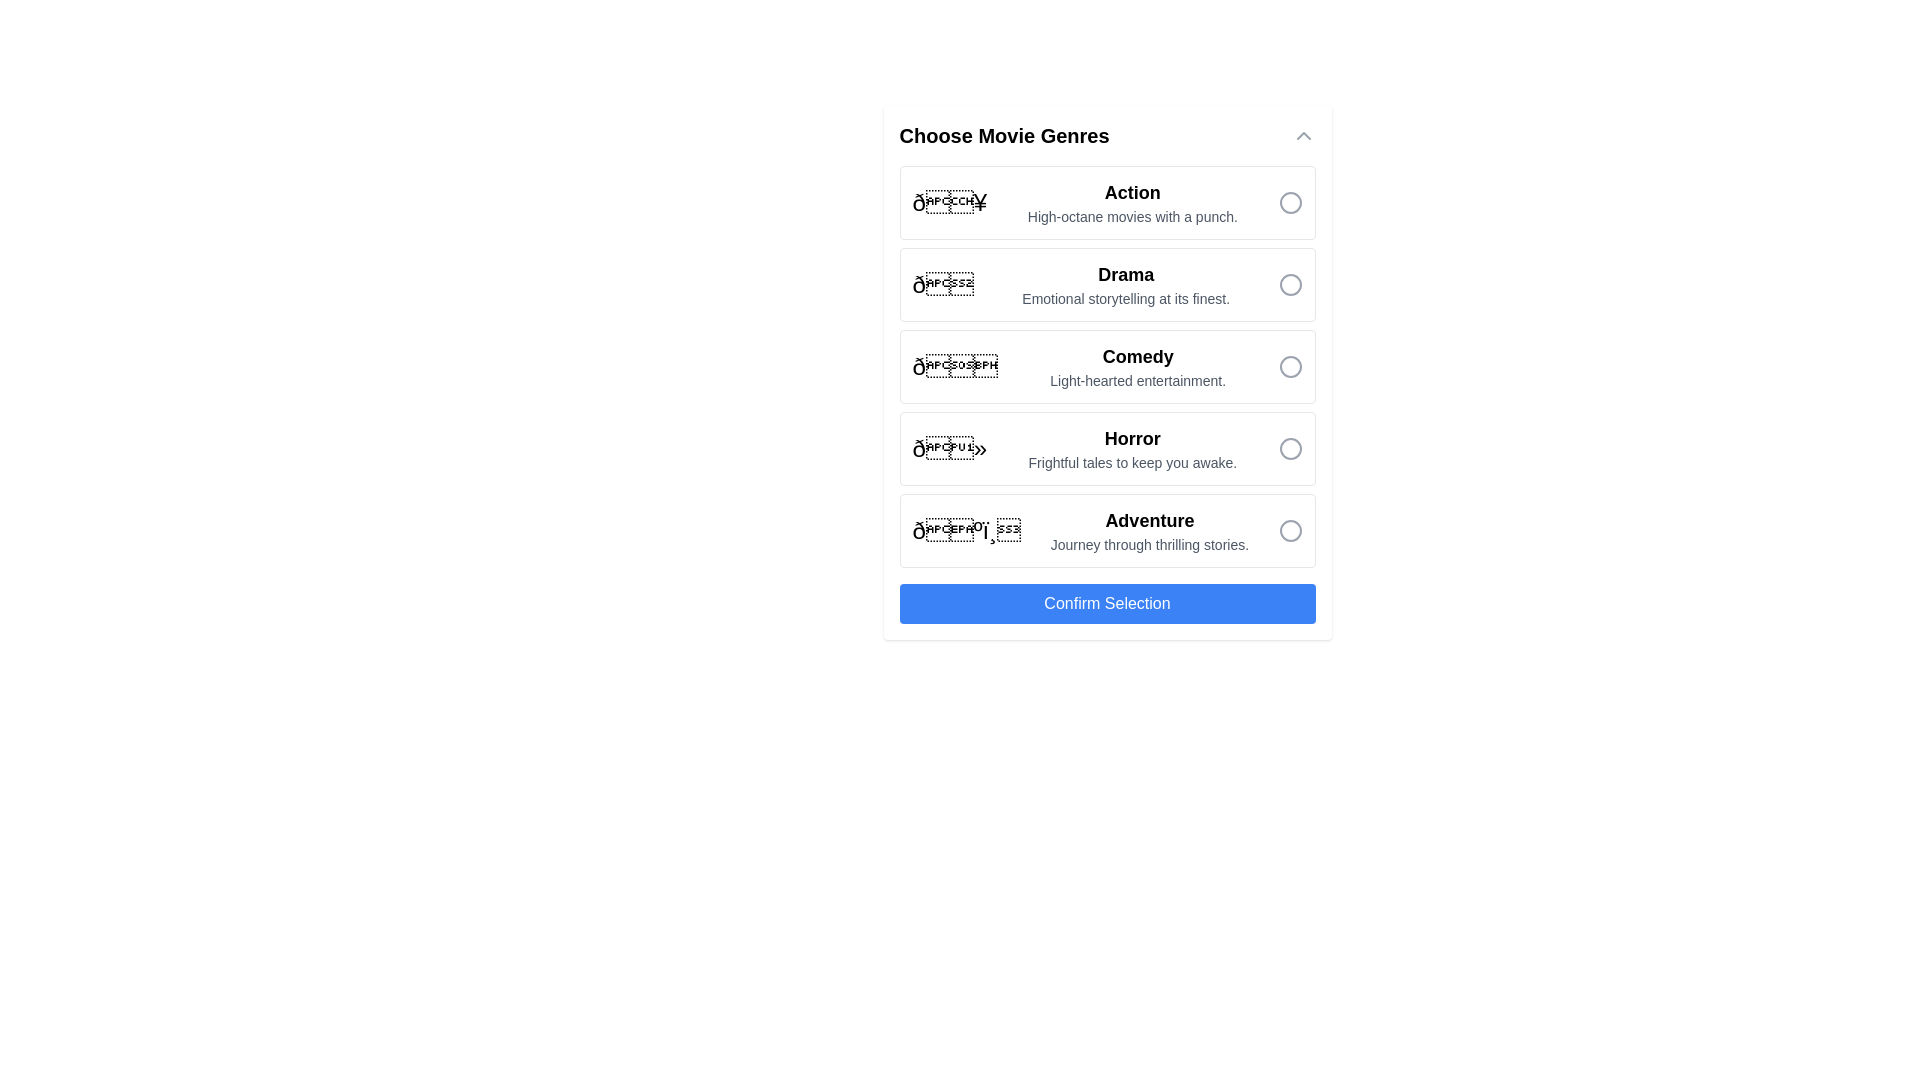 This screenshot has height=1080, width=1920. What do you see at coordinates (1132, 216) in the screenshot?
I see `the text label that reads 'High-octane movies with a punch.' located below the bold title 'Action.'` at bounding box center [1132, 216].